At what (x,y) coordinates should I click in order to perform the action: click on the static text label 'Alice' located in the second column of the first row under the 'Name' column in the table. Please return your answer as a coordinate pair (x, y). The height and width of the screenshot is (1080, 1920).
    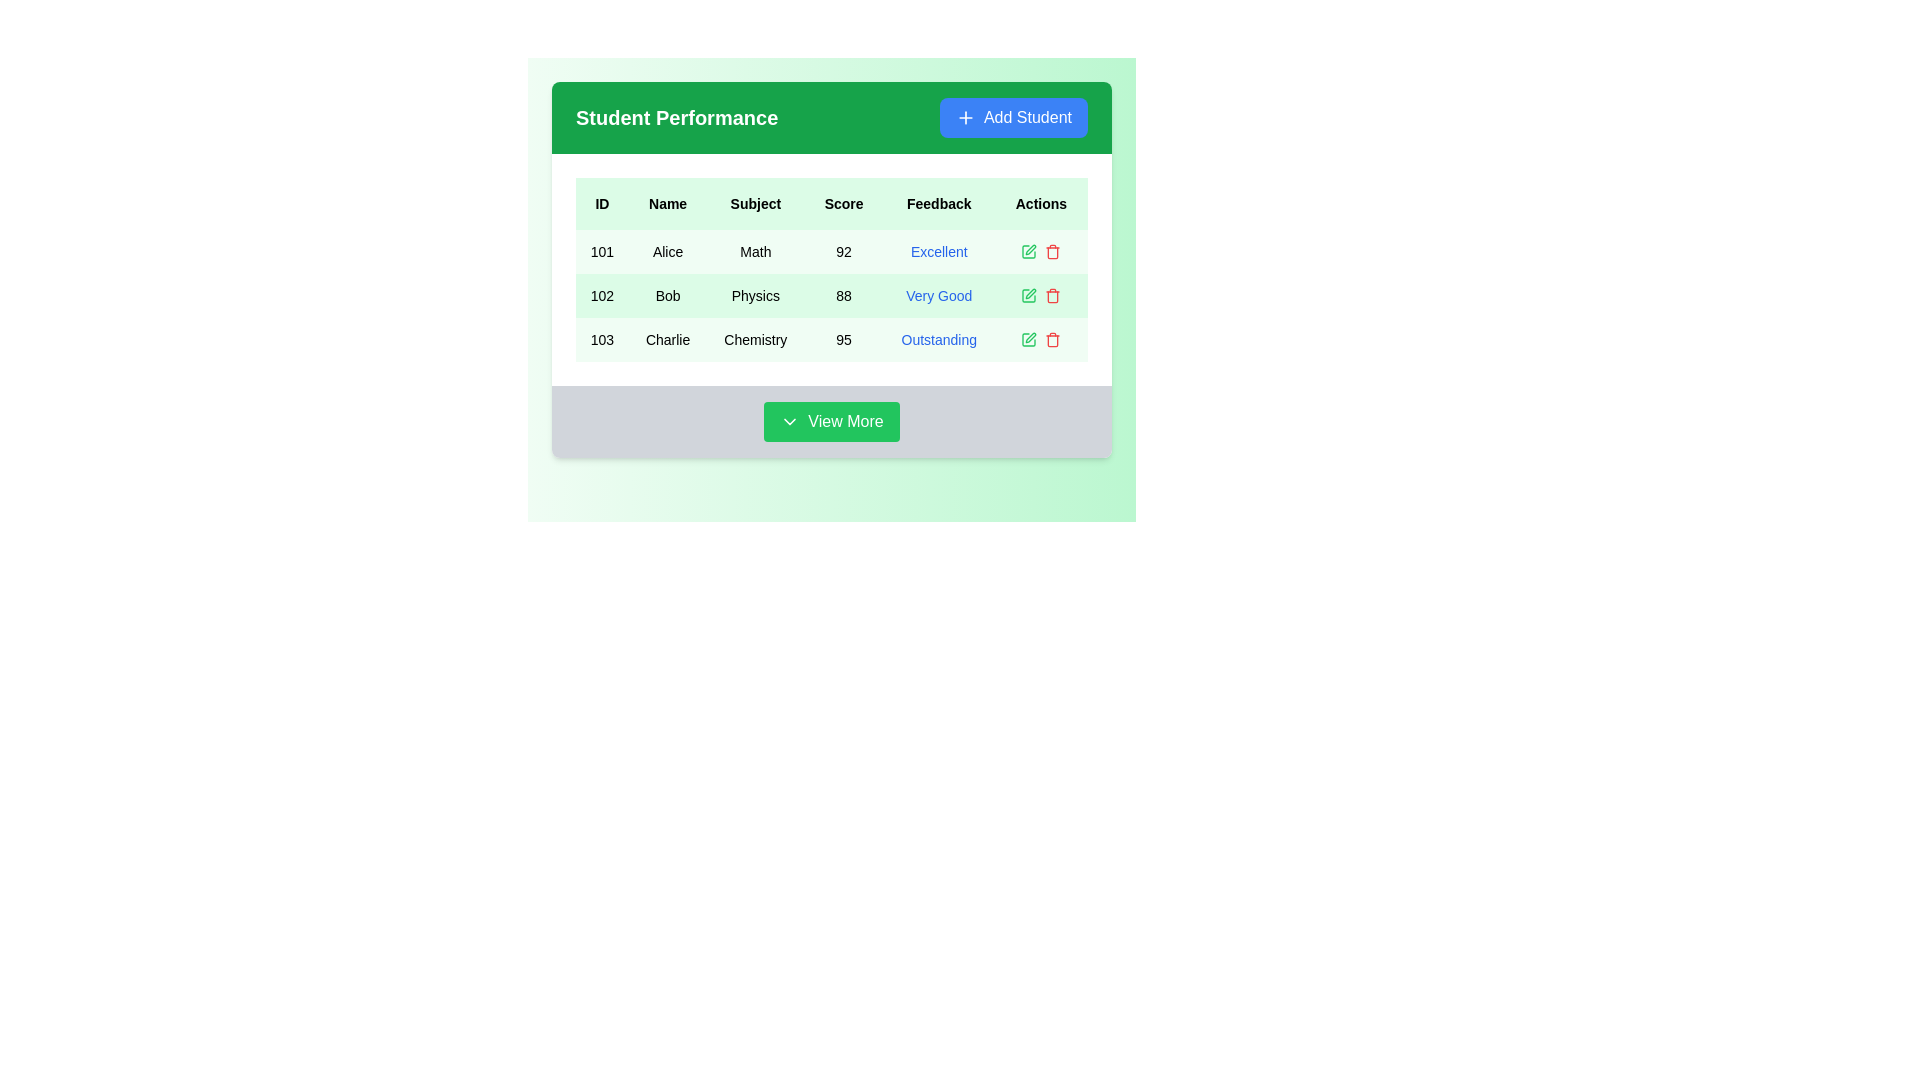
    Looking at the image, I should click on (668, 250).